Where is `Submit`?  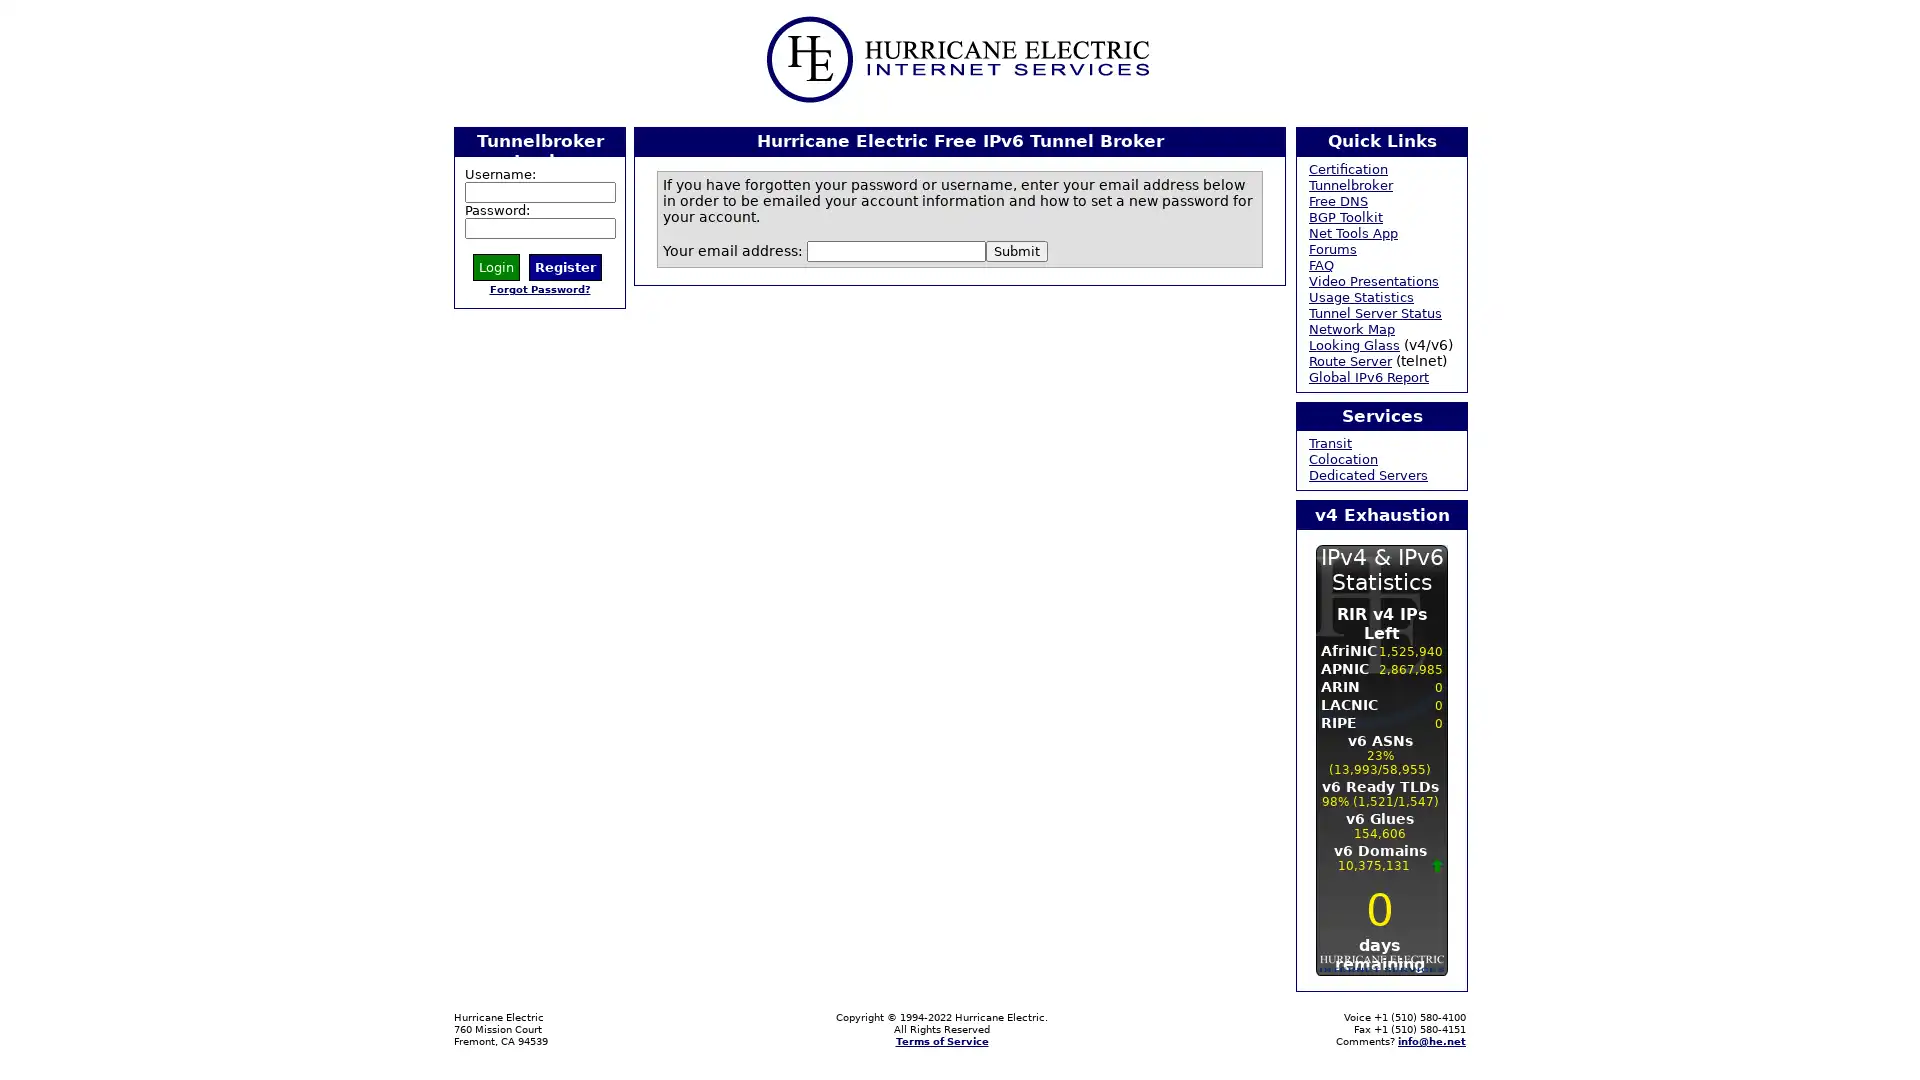 Submit is located at coordinates (1017, 249).